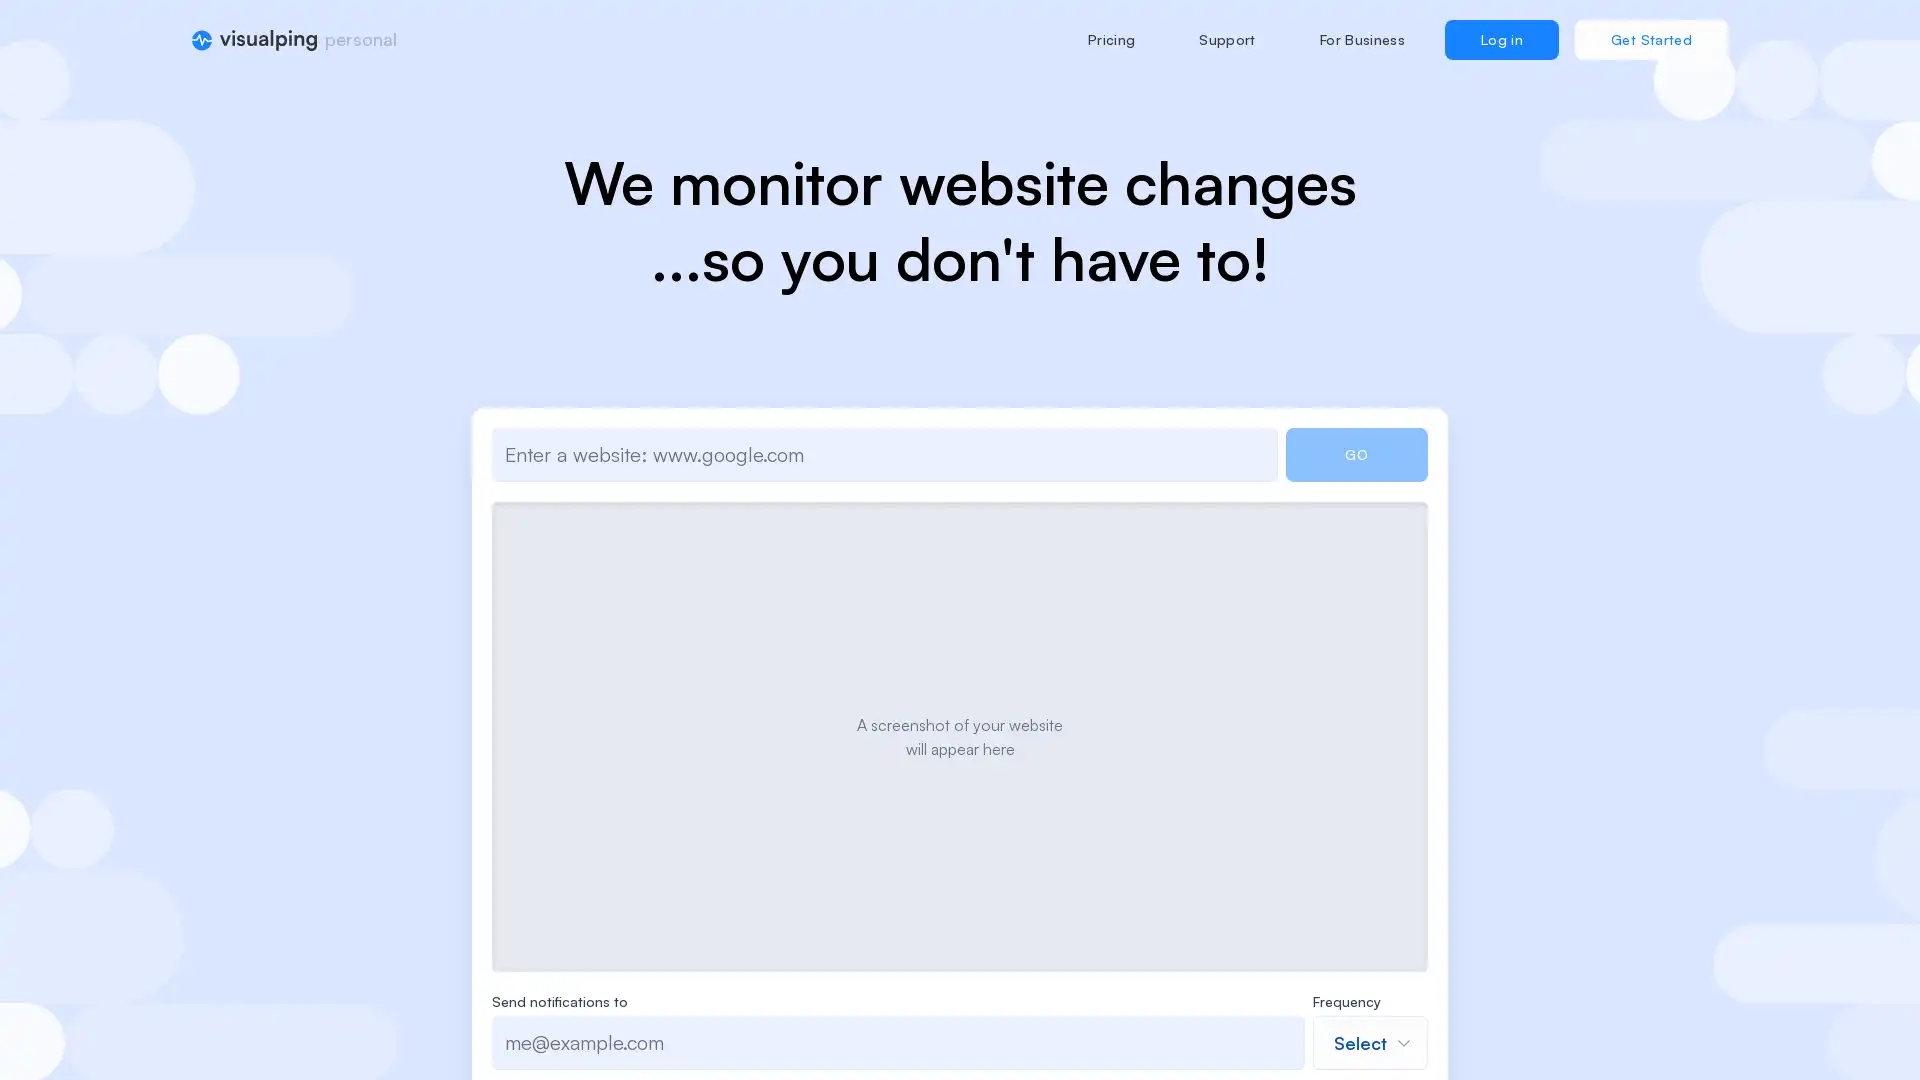 The height and width of the screenshot is (1080, 1920). Describe the element at coordinates (1226, 39) in the screenshot. I see `Support` at that location.